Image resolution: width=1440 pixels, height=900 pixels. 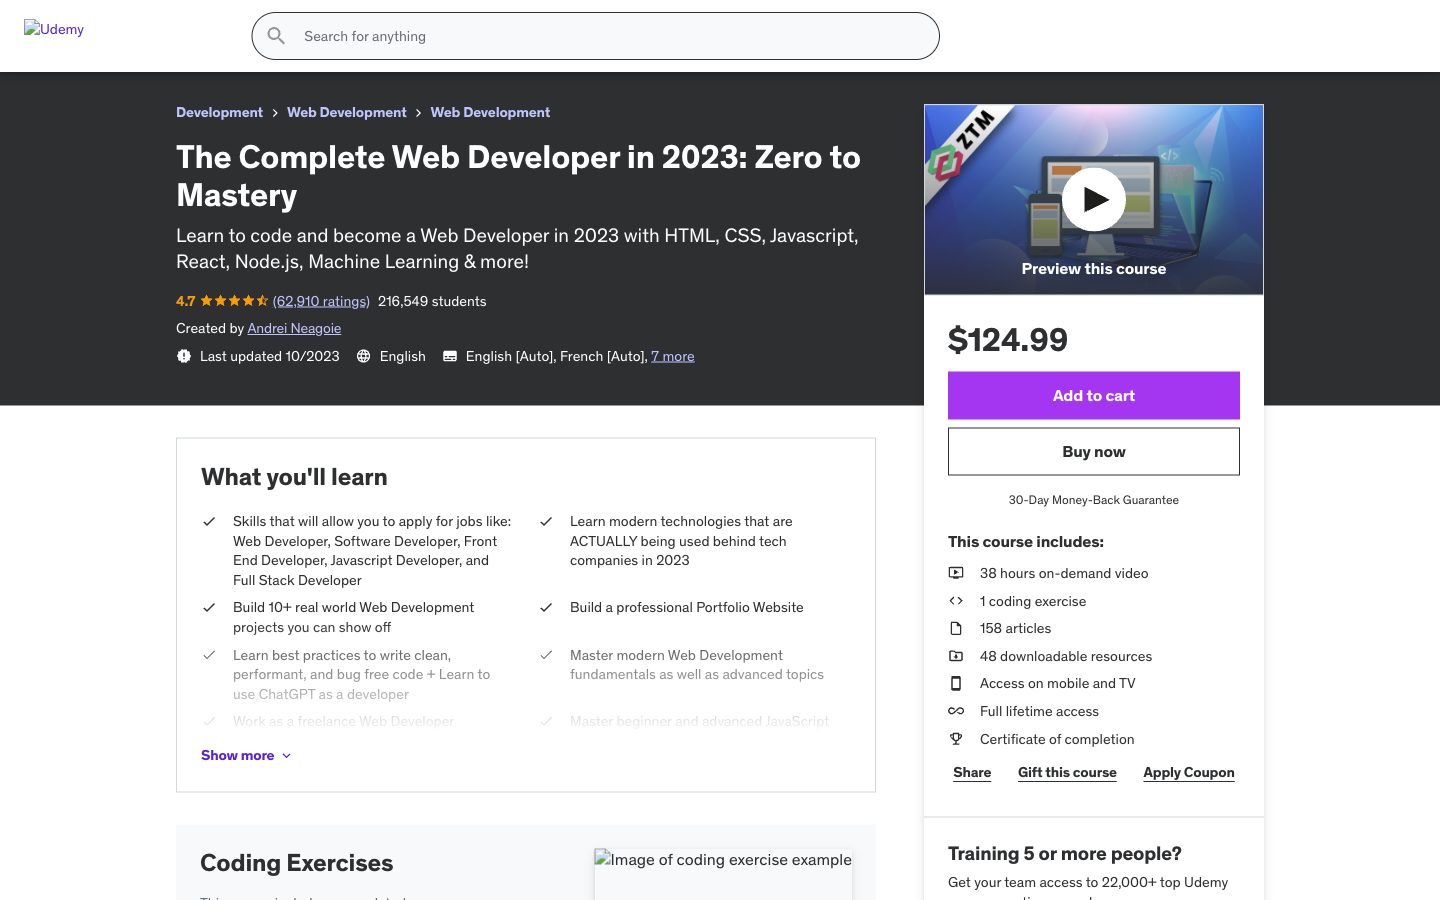 I want to click on Inspect the price bracket for kid"s footwear category, so click(x=243, y=620).